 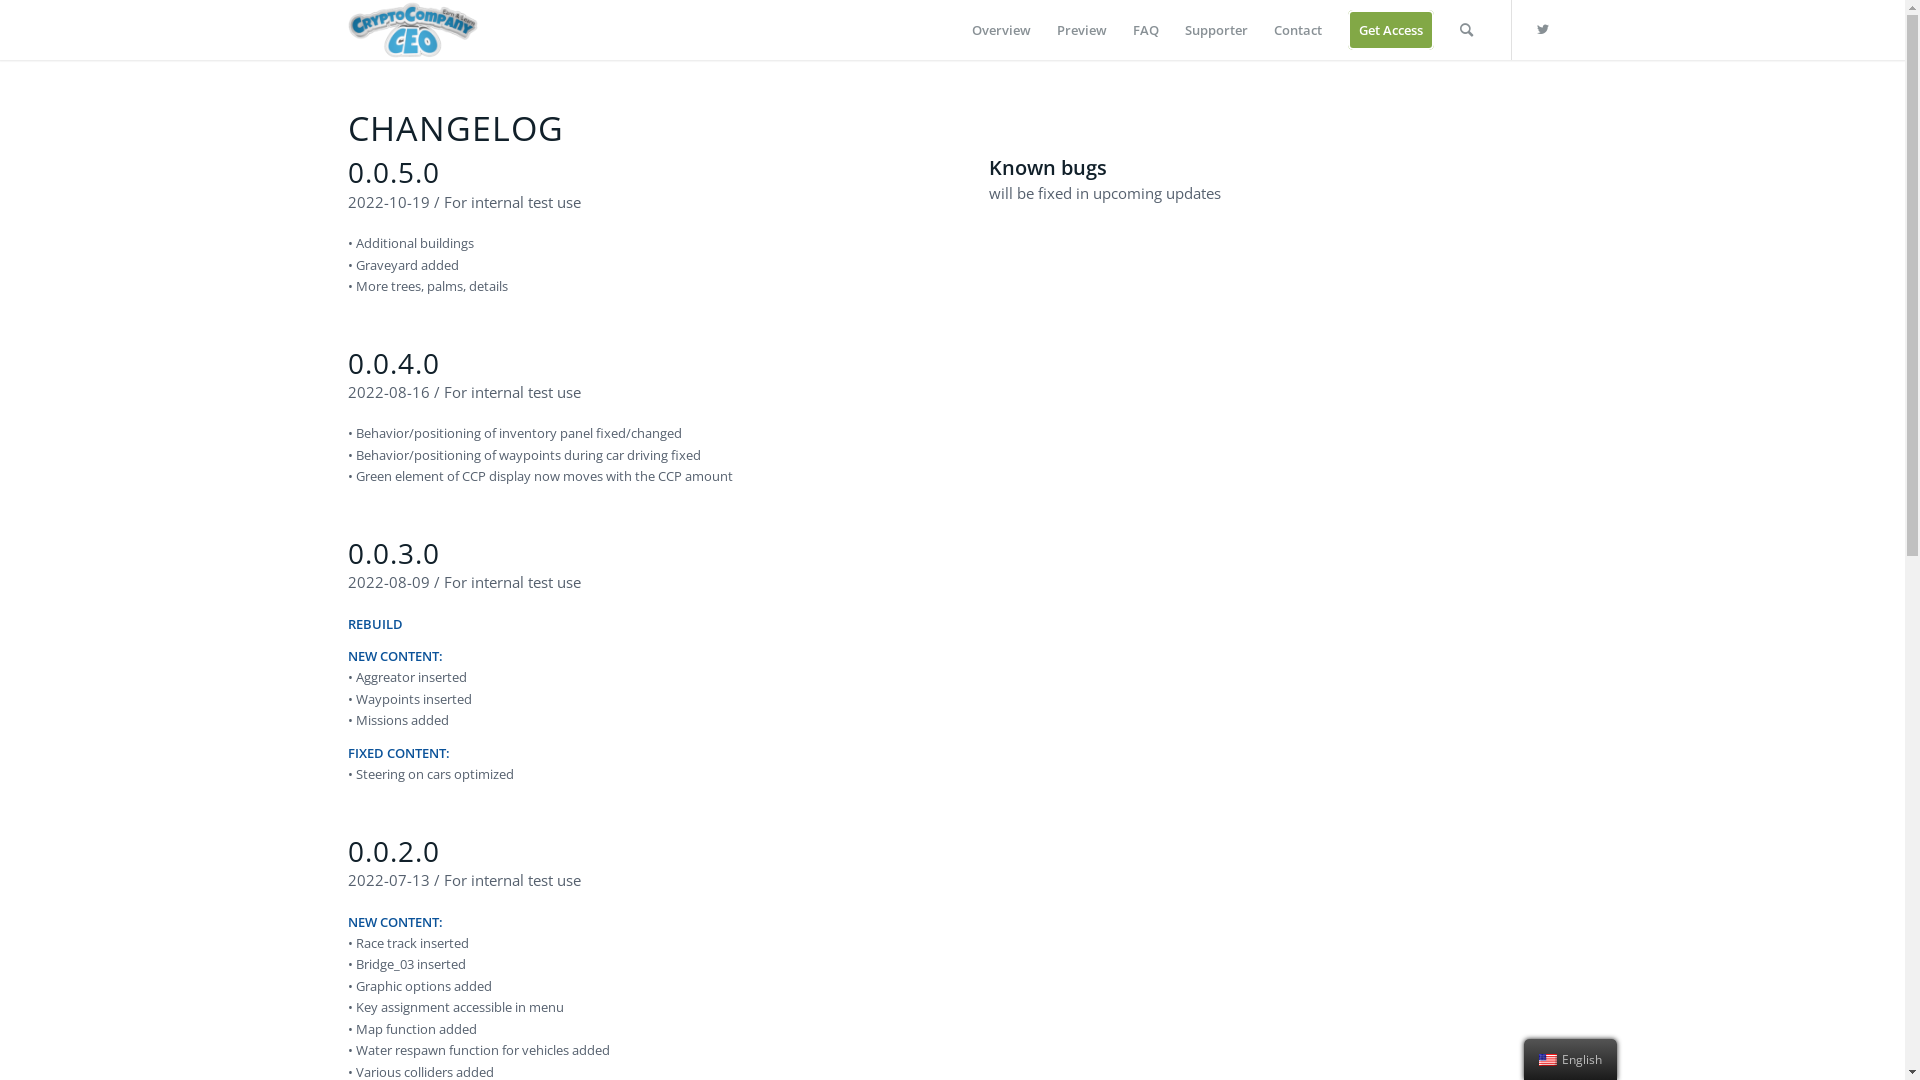 What do you see at coordinates (1541, 29) in the screenshot?
I see `'Twitter'` at bounding box center [1541, 29].